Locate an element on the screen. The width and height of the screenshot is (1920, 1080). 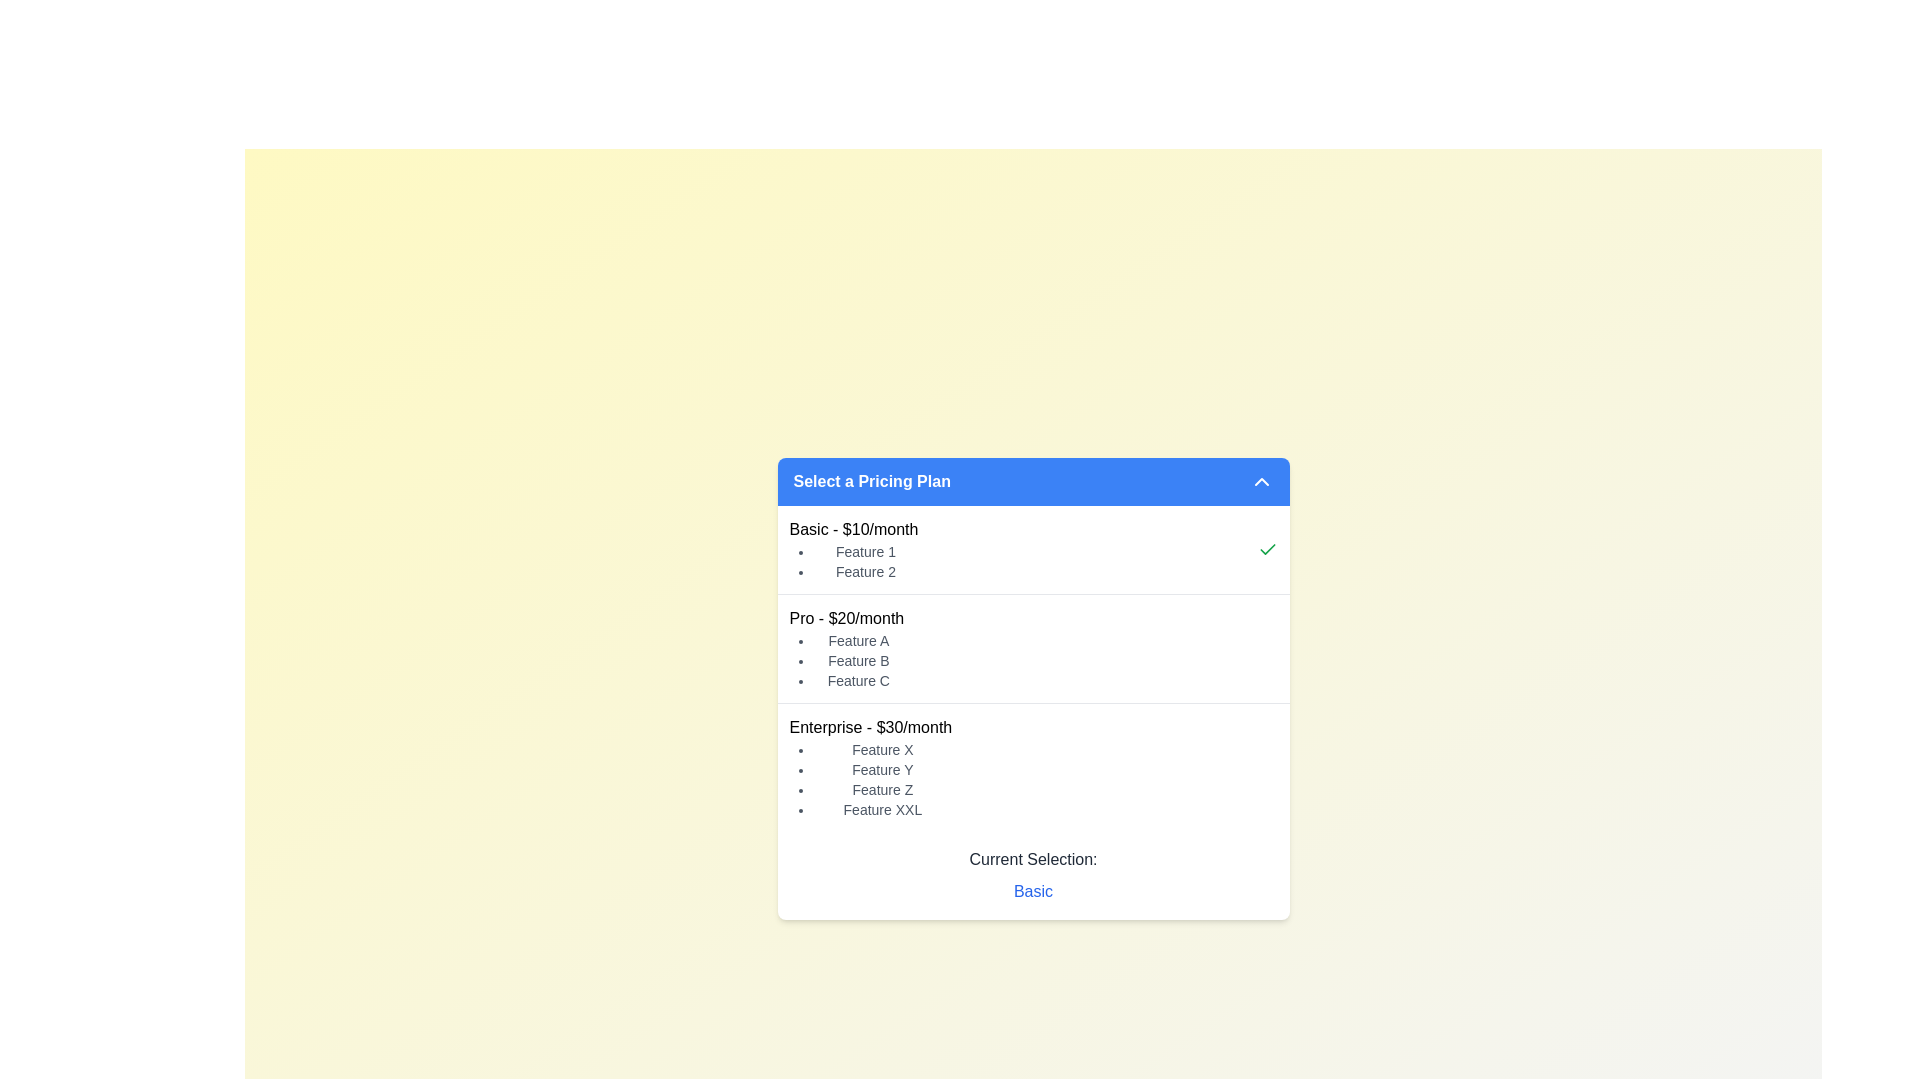
the static label reading 'Feature XXL', which is the fourth item in the bullet-point list under the 'Enterprise - $30/month' heading is located at coordinates (881, 810).